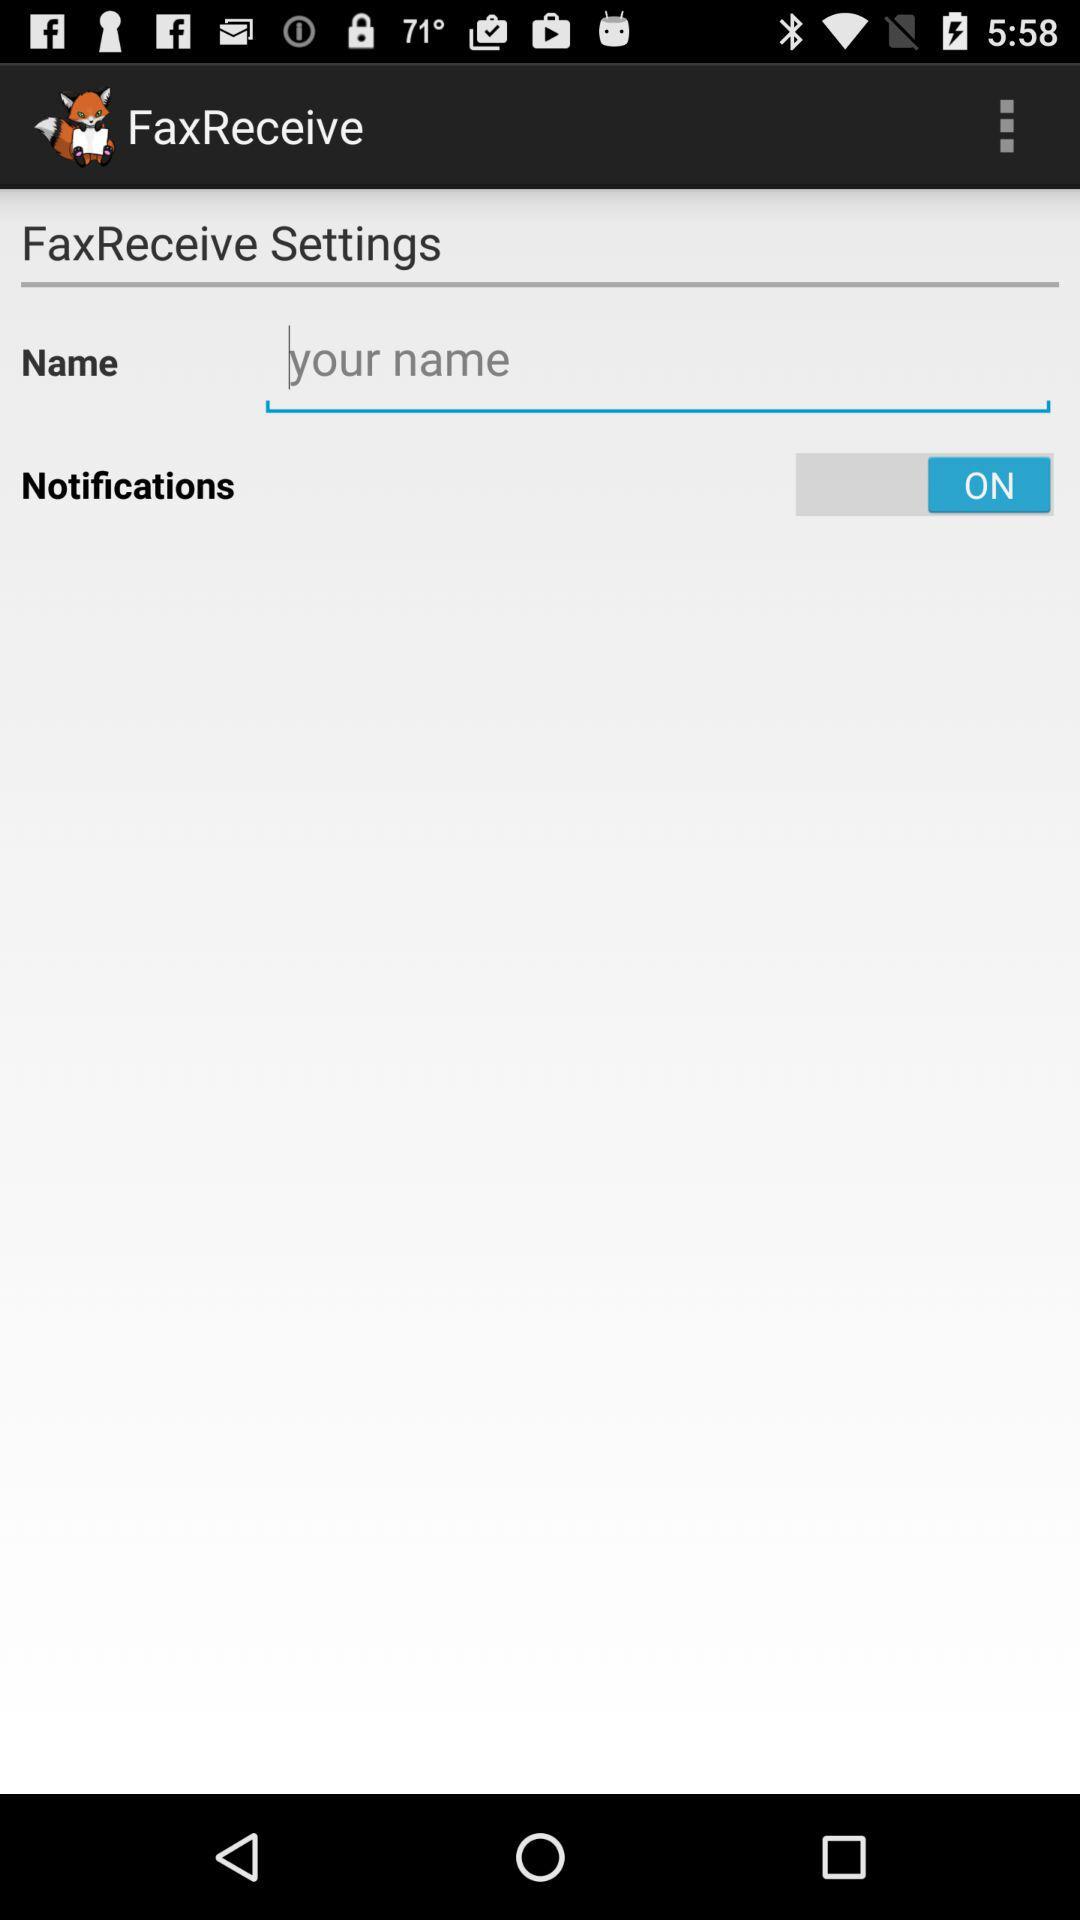 Image resolution: width=1080 pixels, height=1920 pixels. I want to click on goods, so click(658, 358).